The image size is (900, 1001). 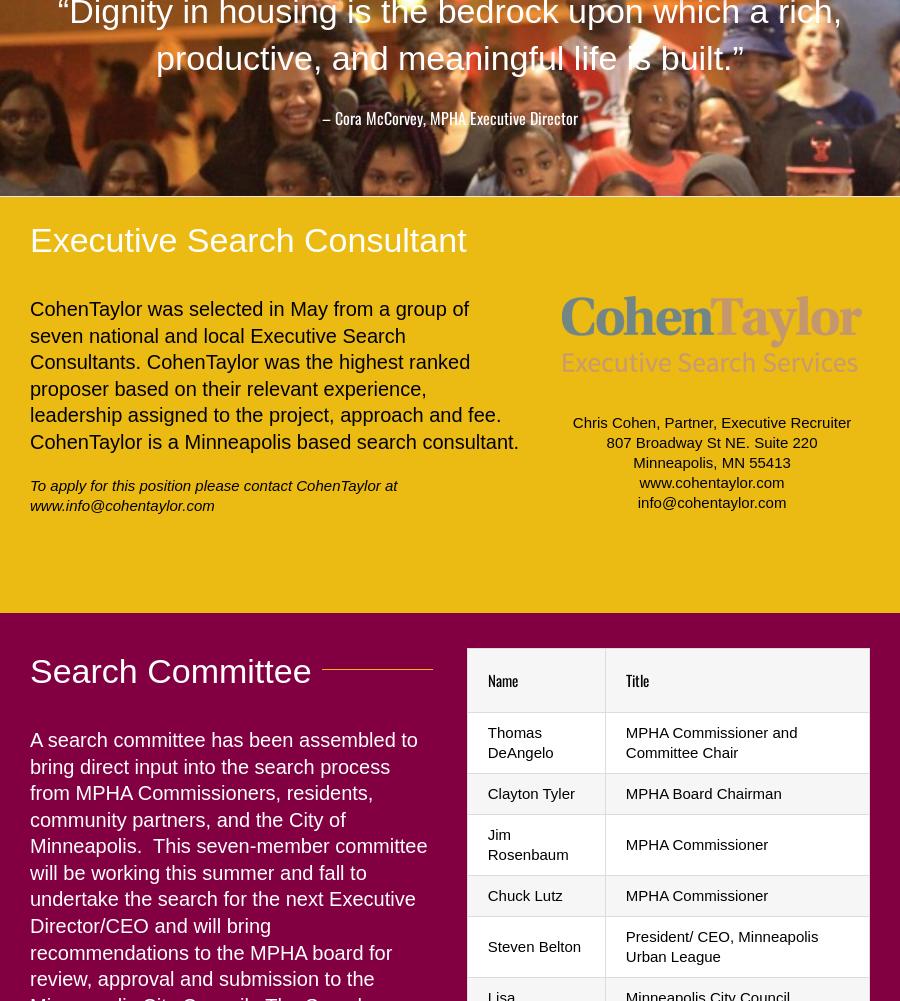 What do you see at coordinates (710, 462) in the screenshot?
I see `'Minneapolis, MN 55413'` at bounding box center [710, 462].